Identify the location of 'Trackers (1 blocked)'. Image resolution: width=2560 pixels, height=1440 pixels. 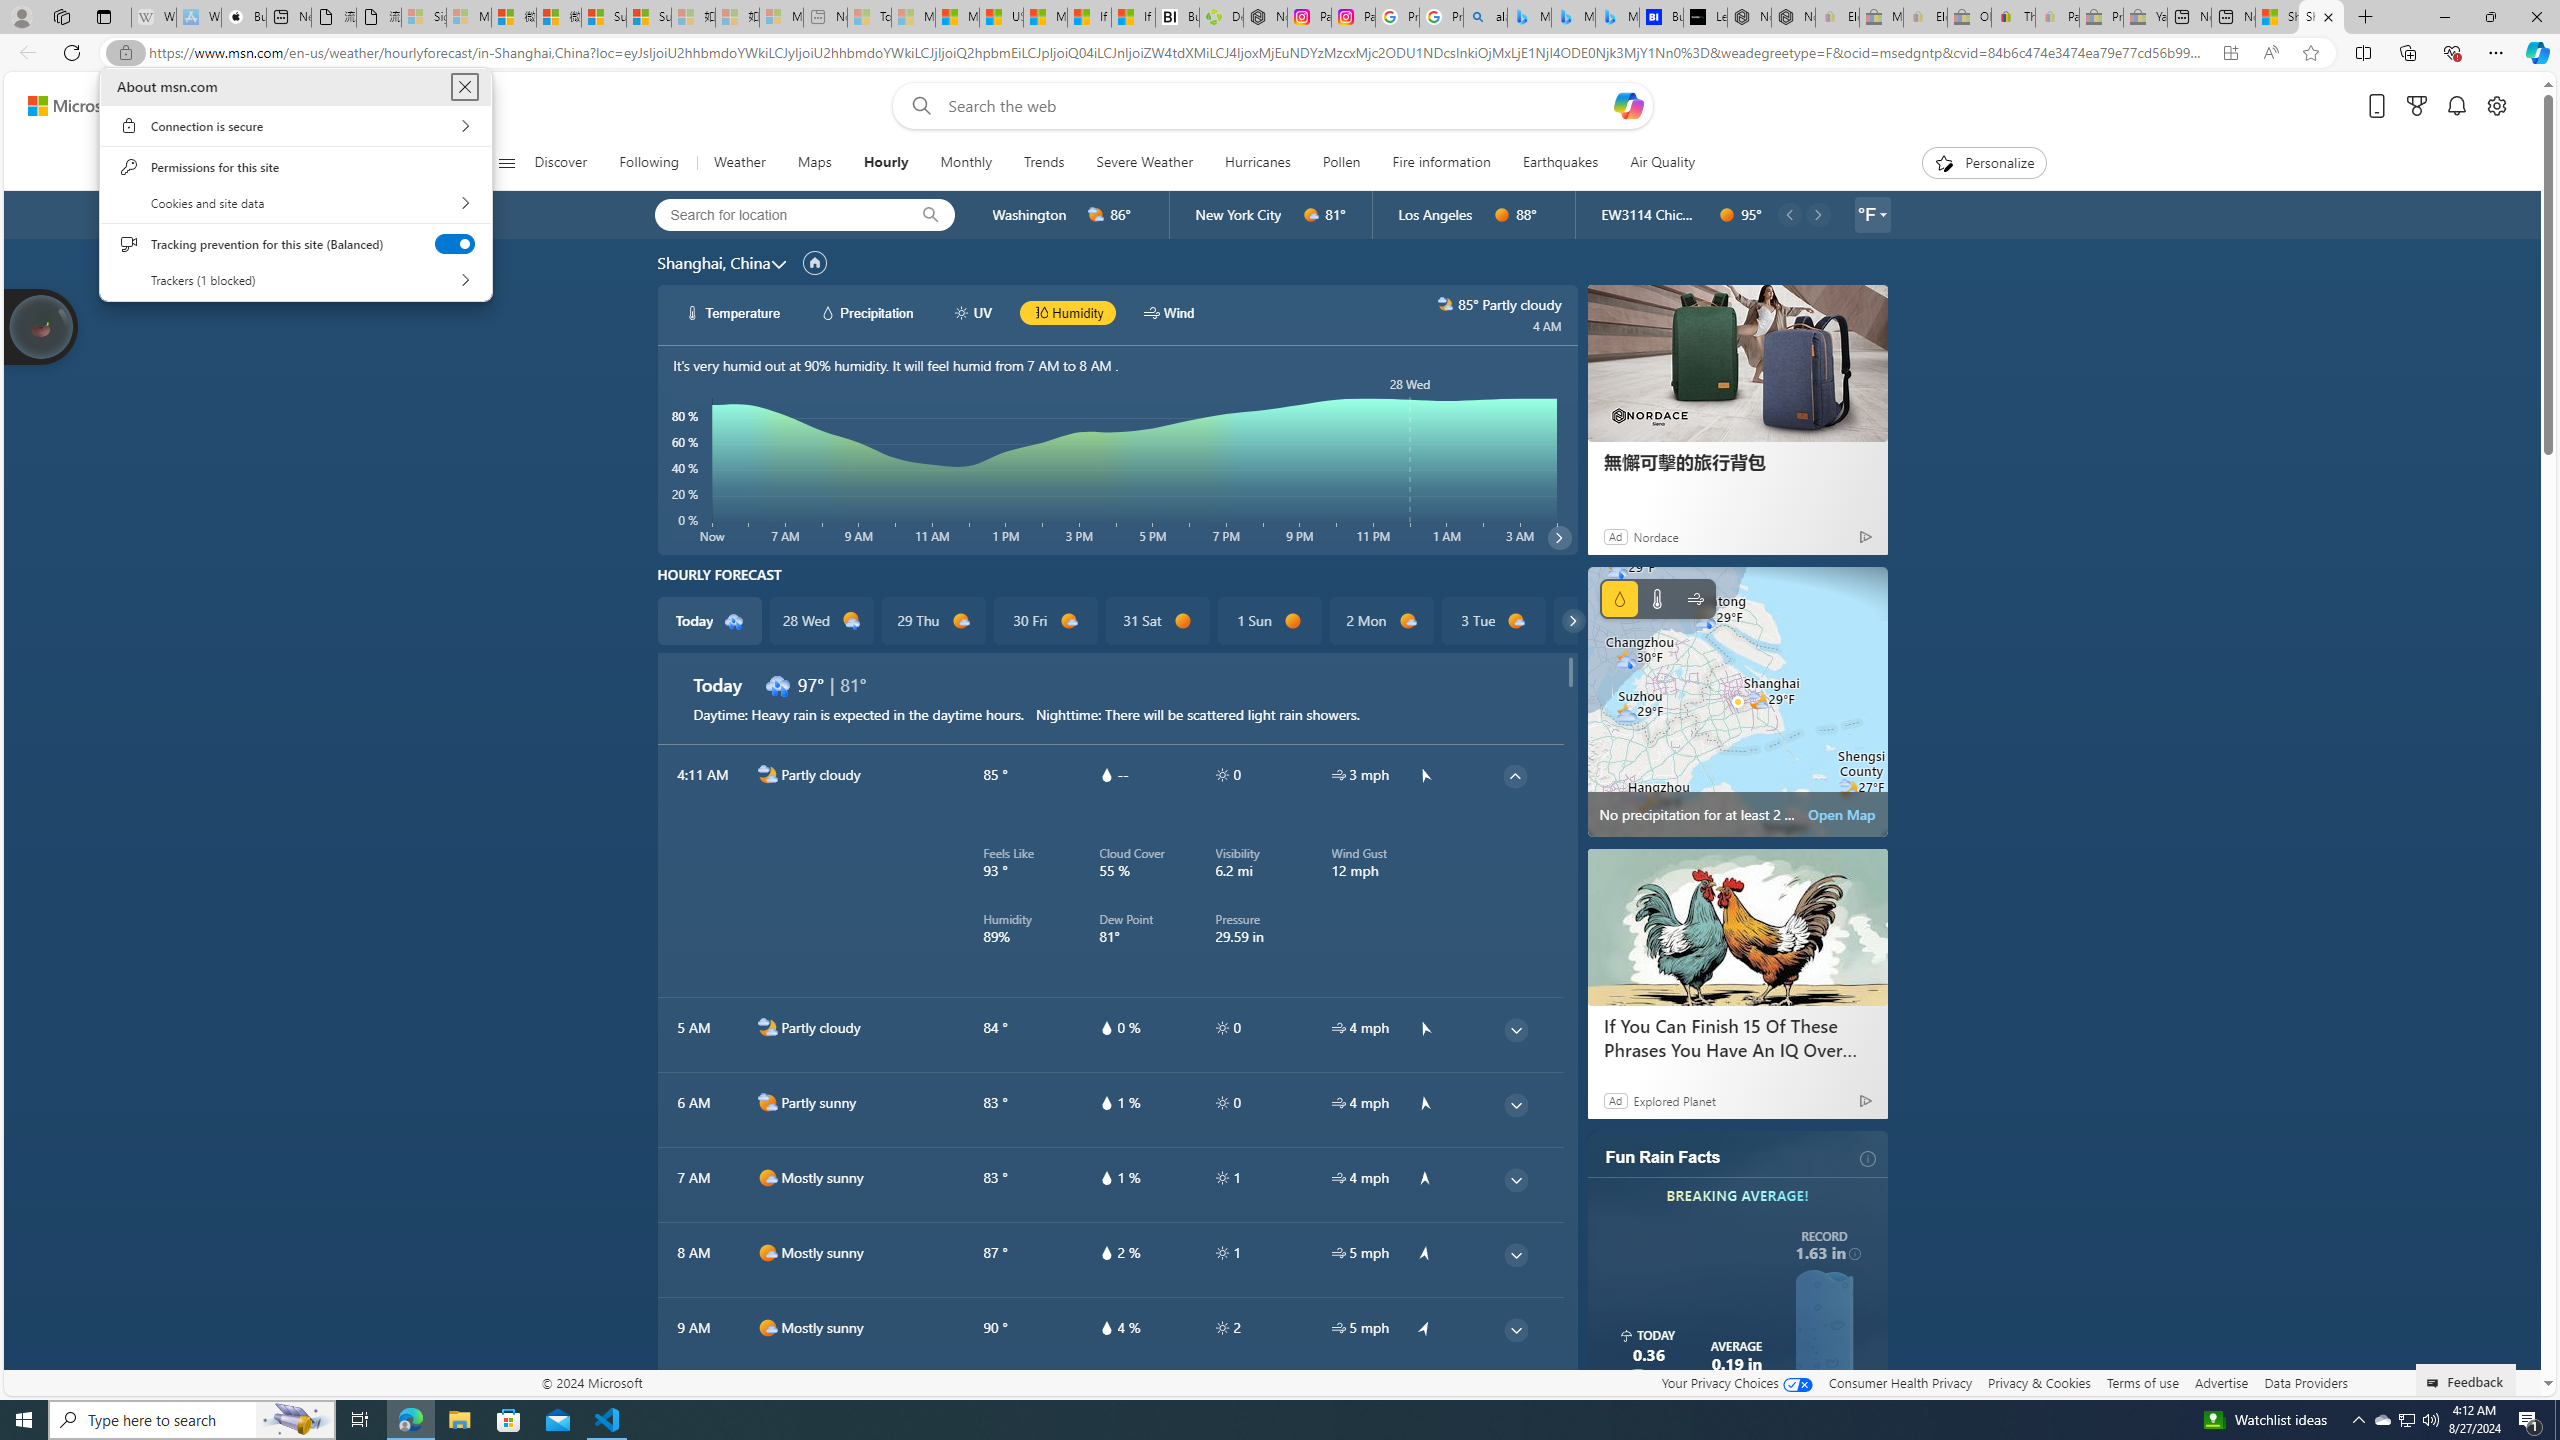
(294, 279).